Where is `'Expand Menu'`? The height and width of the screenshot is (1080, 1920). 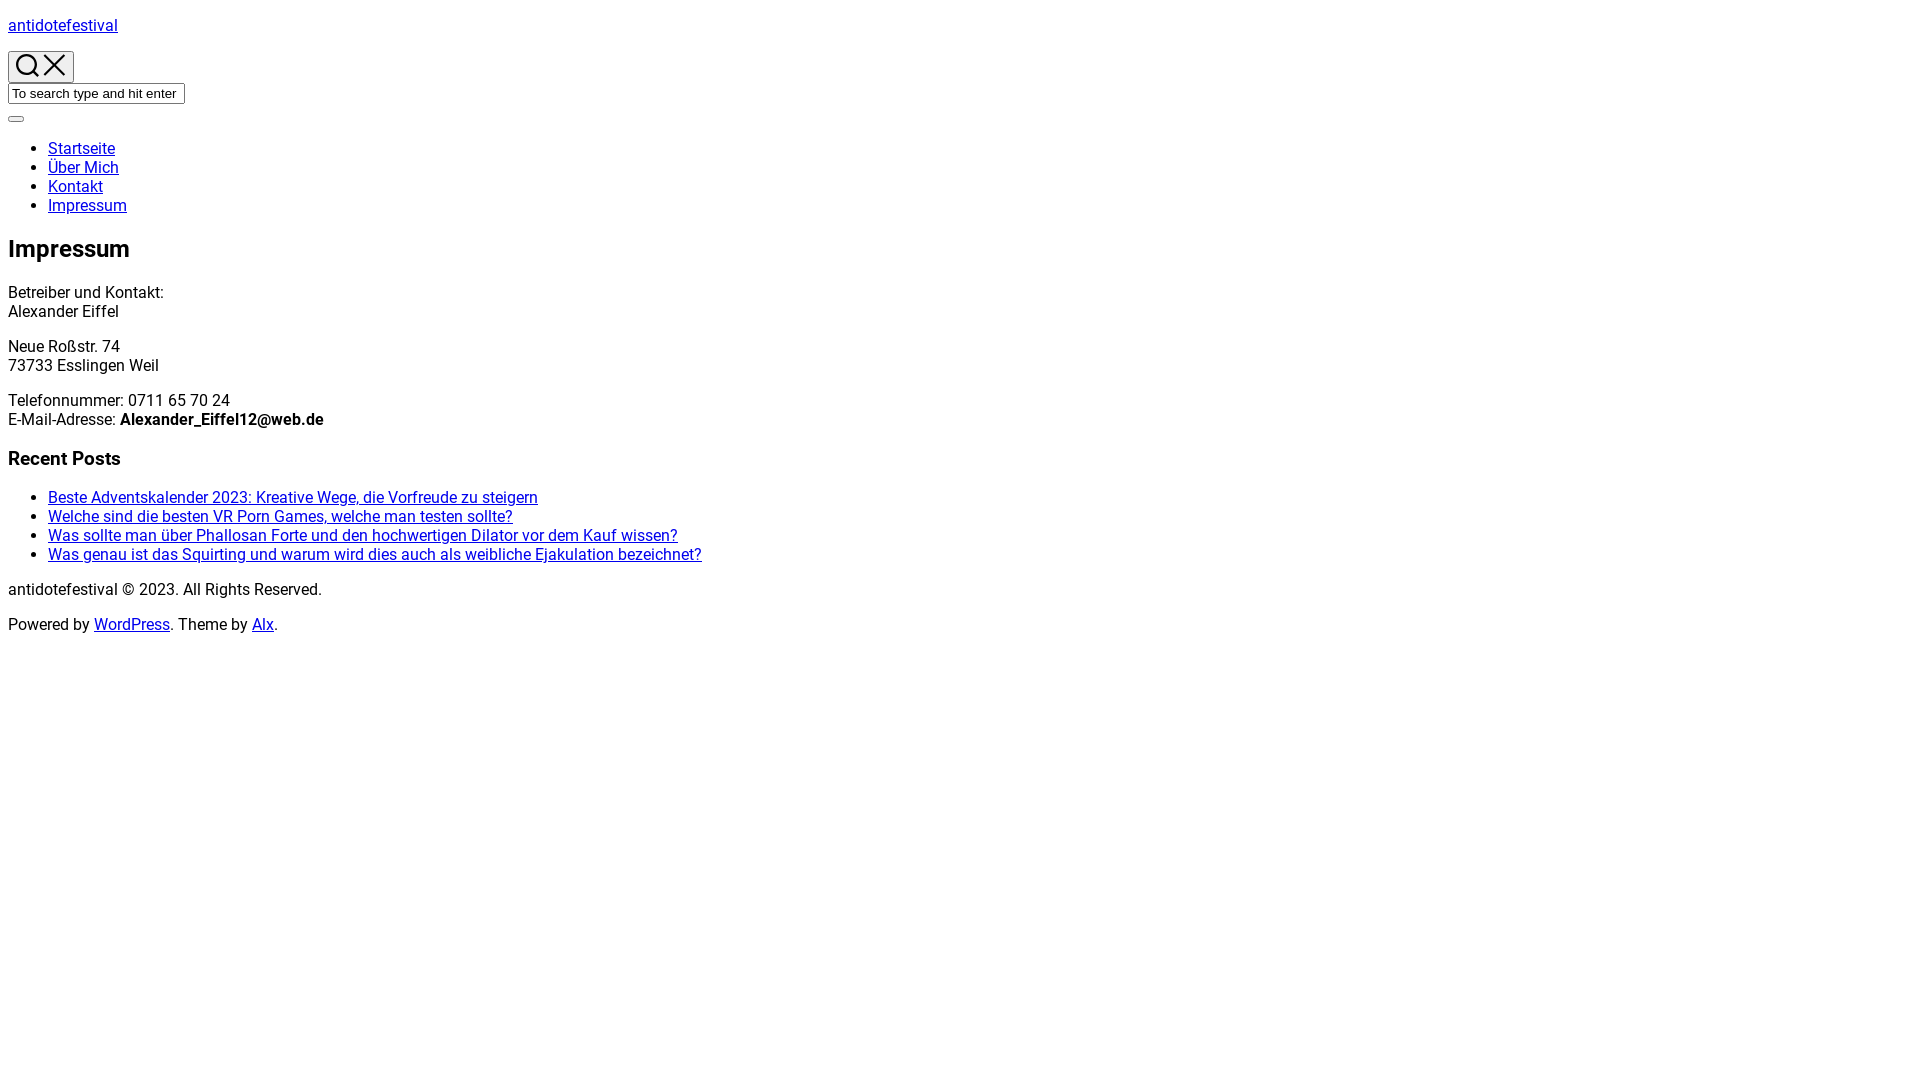
'Expand Menu' is located at coordinates (15, 119).